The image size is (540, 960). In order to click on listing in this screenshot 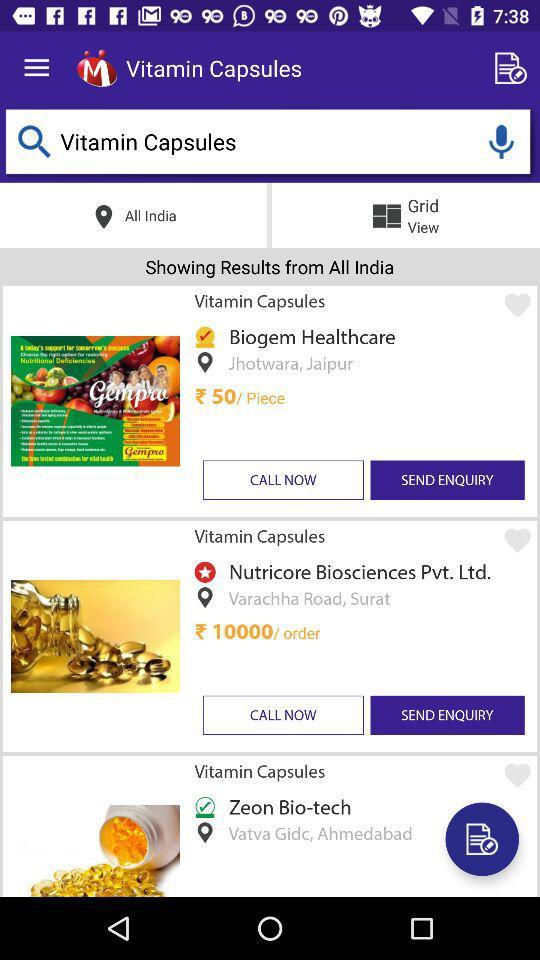, I will do `click(514, 68)`.